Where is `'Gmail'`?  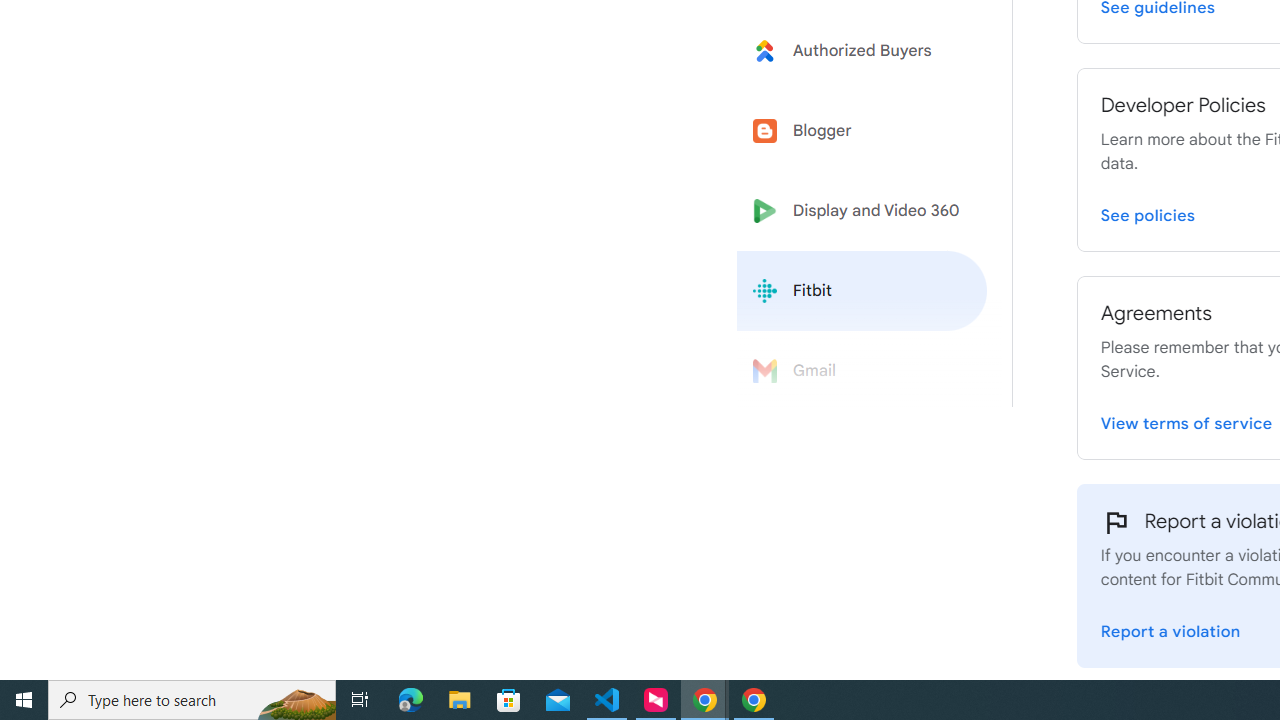
'Gmail' is located at coordinates (862, 371).